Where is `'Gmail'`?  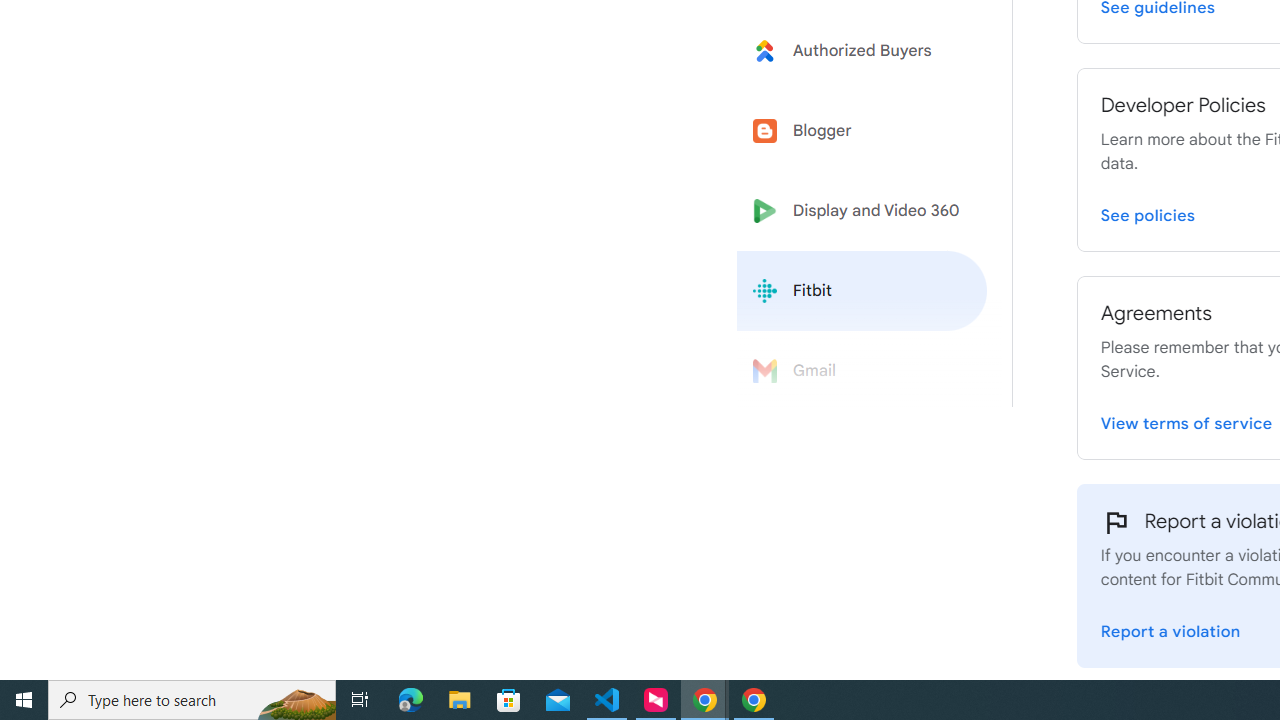
'Gmail' is located at coordinates (862, 371).